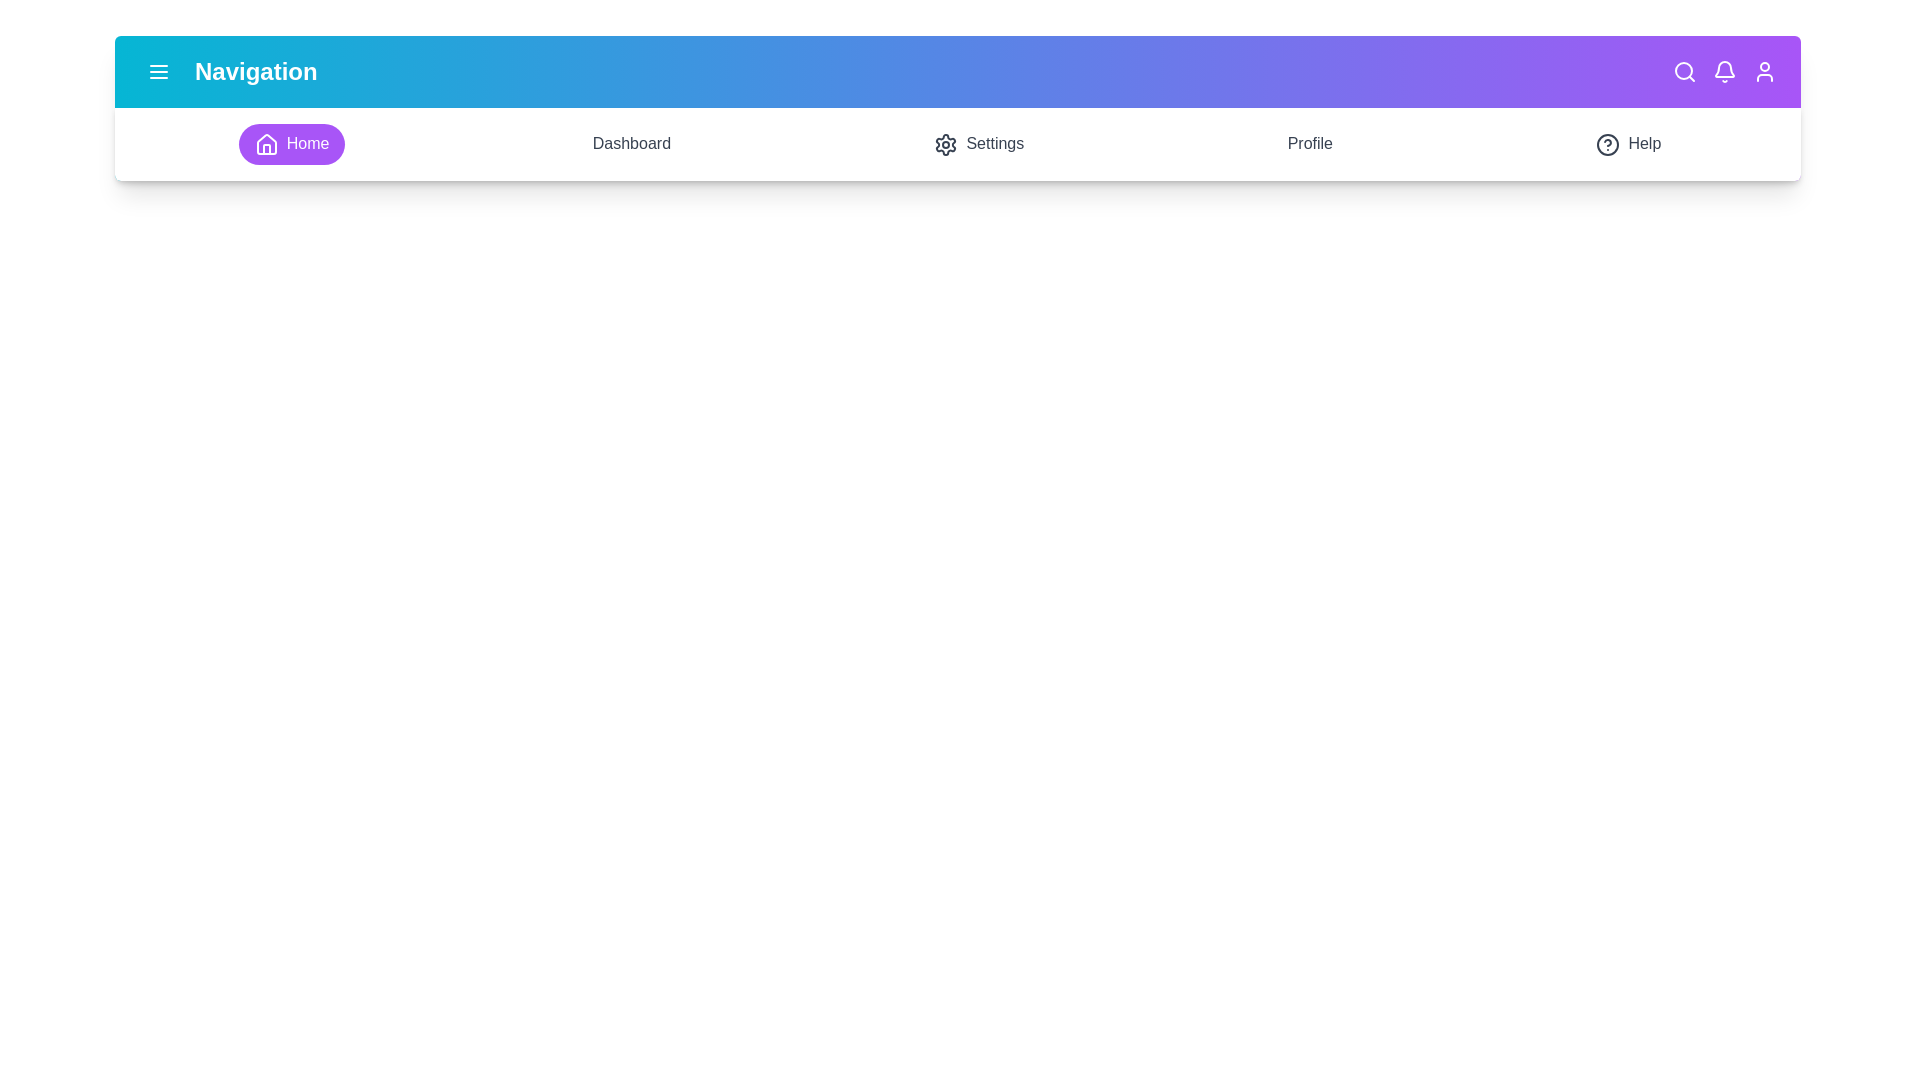  What do you see at coordinates (291, 142) in the screenshot?
I see `the Home section in the navigation bar` at bounding box center [291, 142].